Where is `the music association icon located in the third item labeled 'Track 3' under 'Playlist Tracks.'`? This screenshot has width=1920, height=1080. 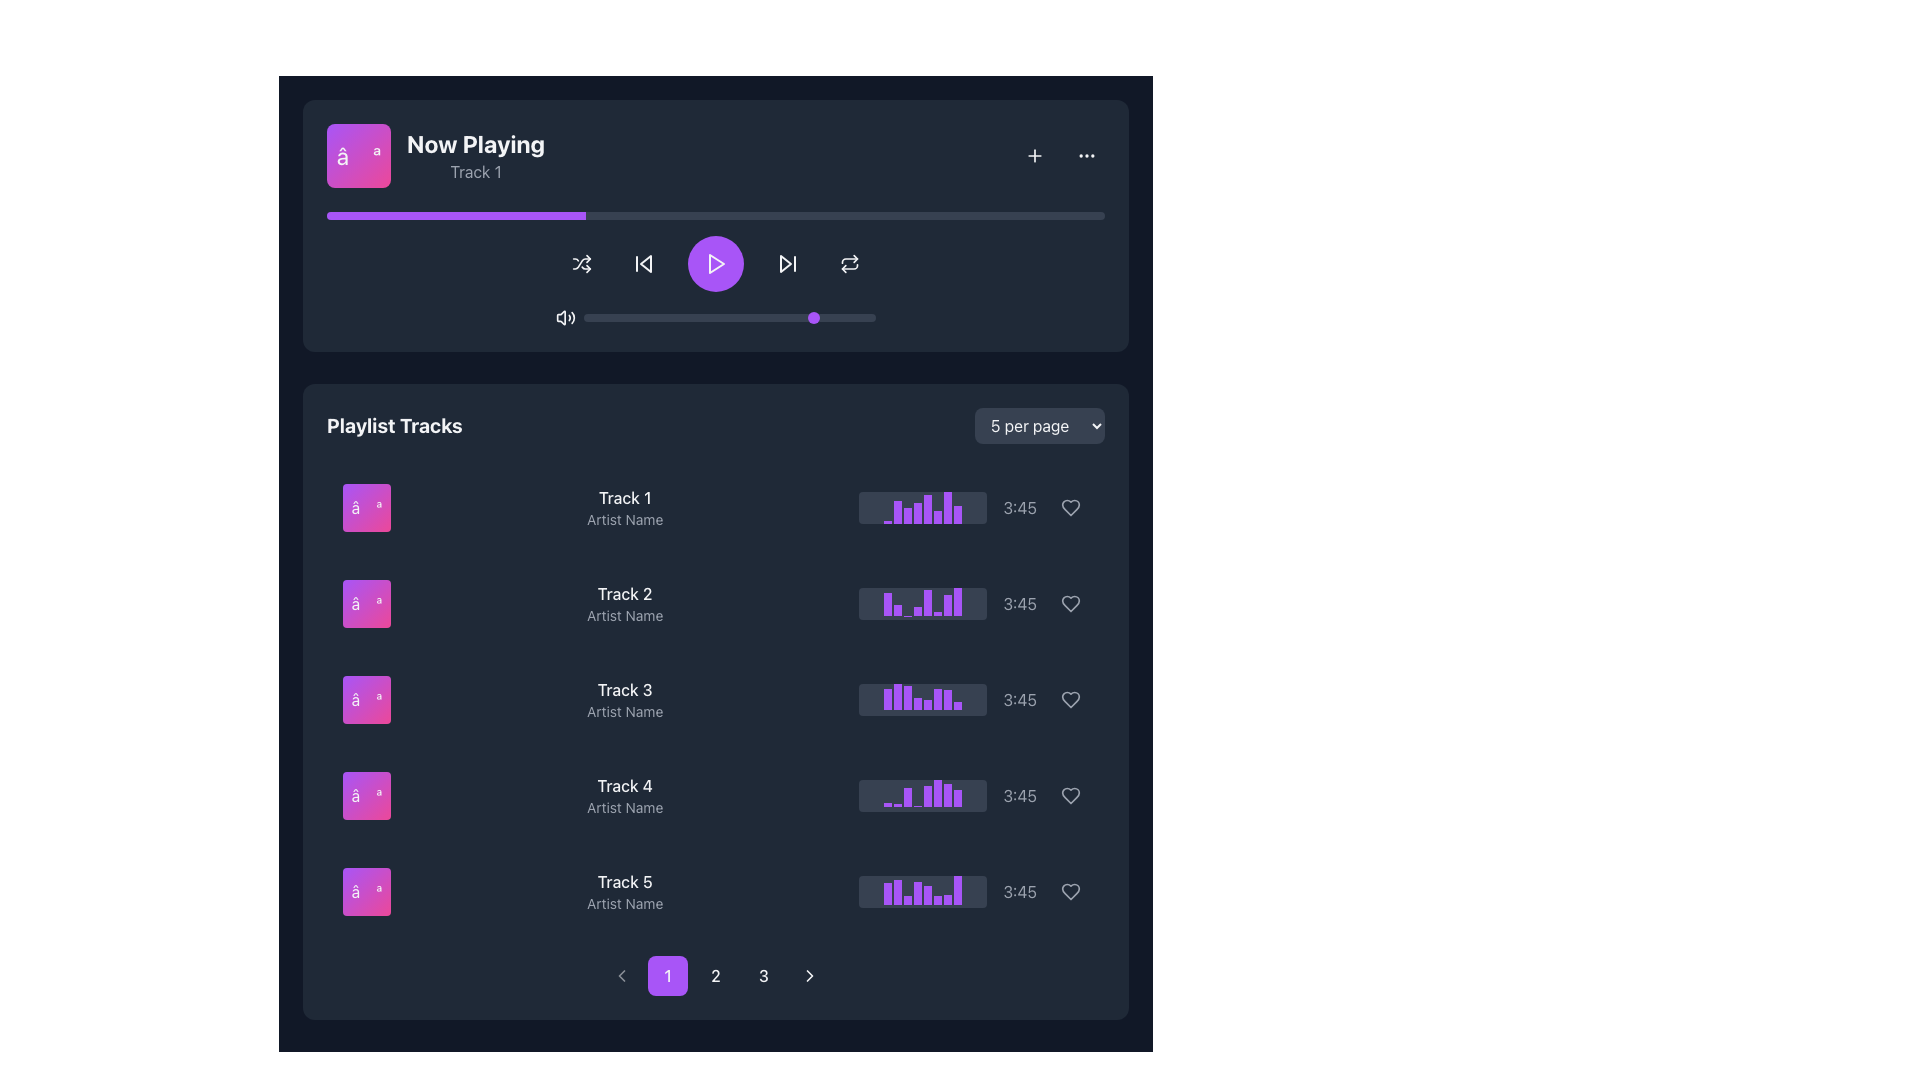 the music association icon located in the third item labeled 'Track 3' under 'Playlist Tracks.' is located at coordinates (366, 698).